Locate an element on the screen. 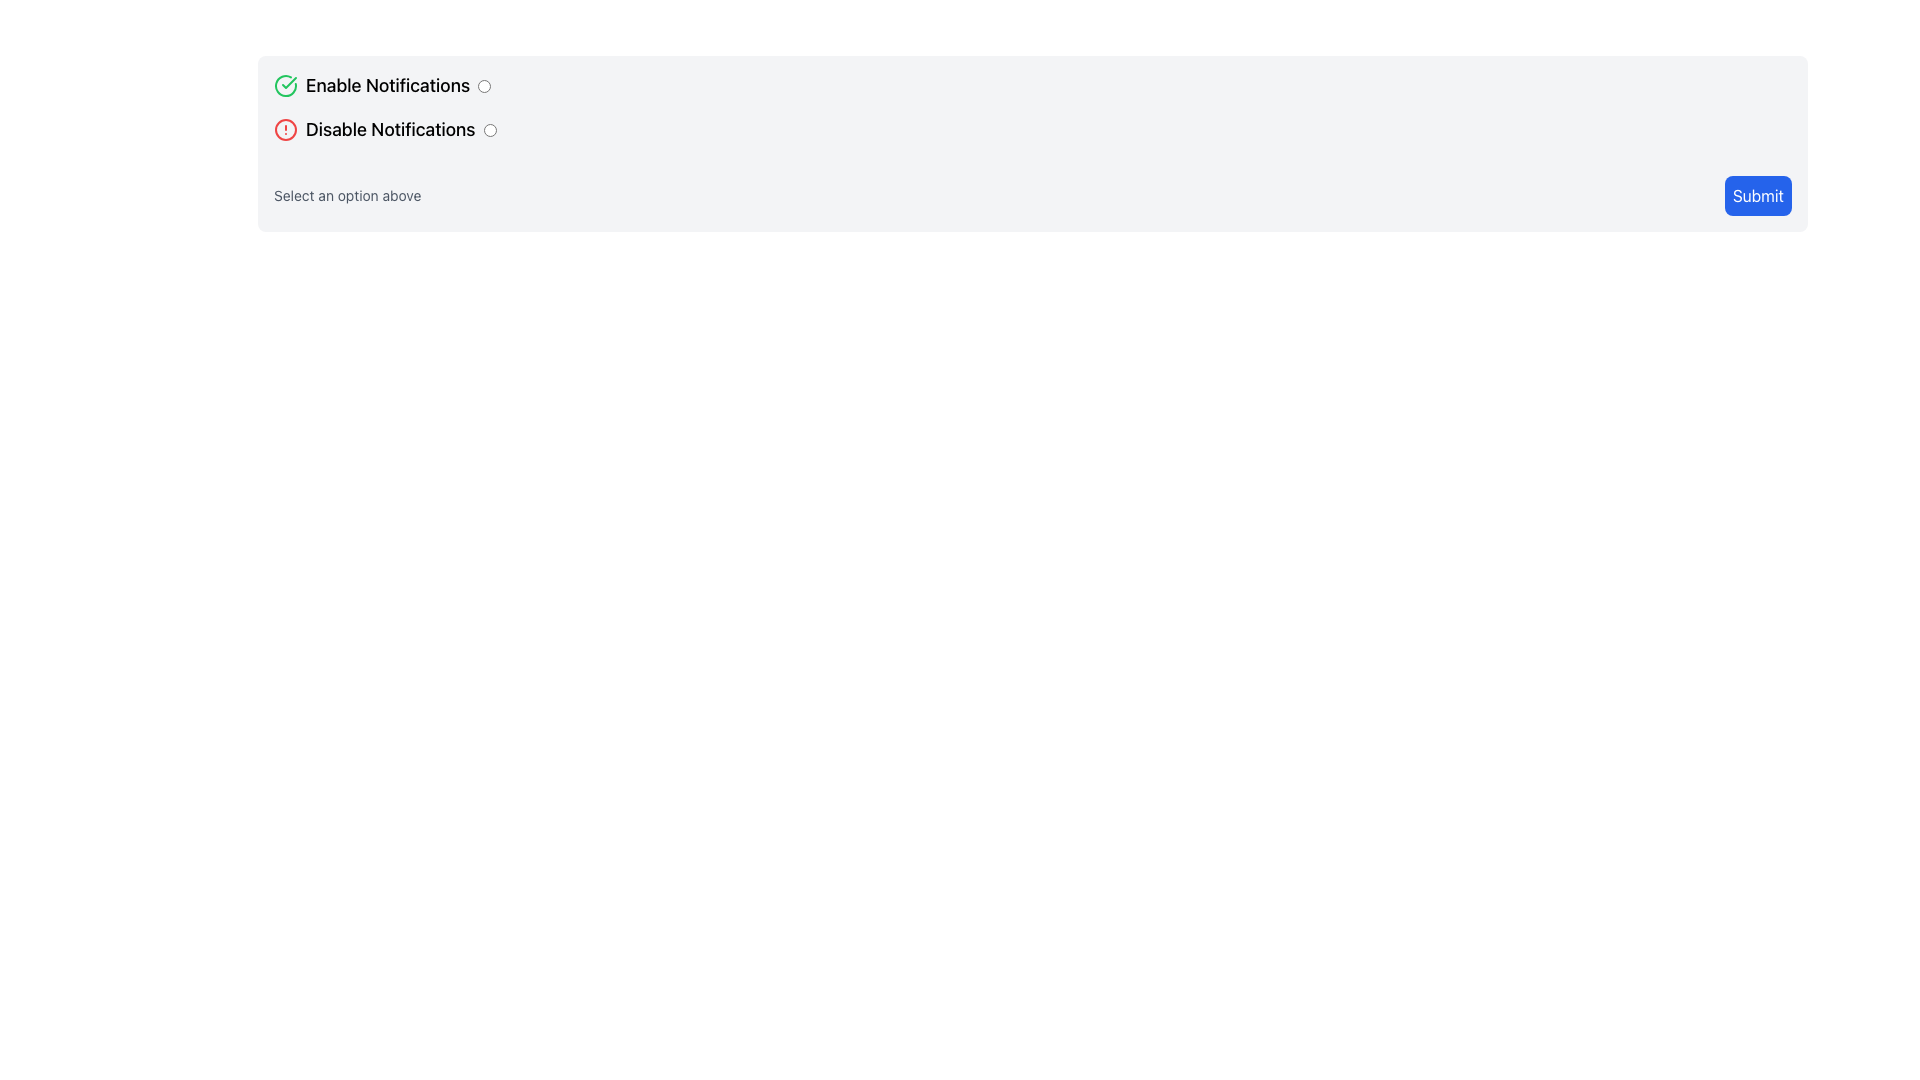 This screenshot has width=1920, height=1080. the radio button option for disabling notifications, which is the second row in the grouped list of notification options, to trigger hover effects is located at coordinates (1032, 130).